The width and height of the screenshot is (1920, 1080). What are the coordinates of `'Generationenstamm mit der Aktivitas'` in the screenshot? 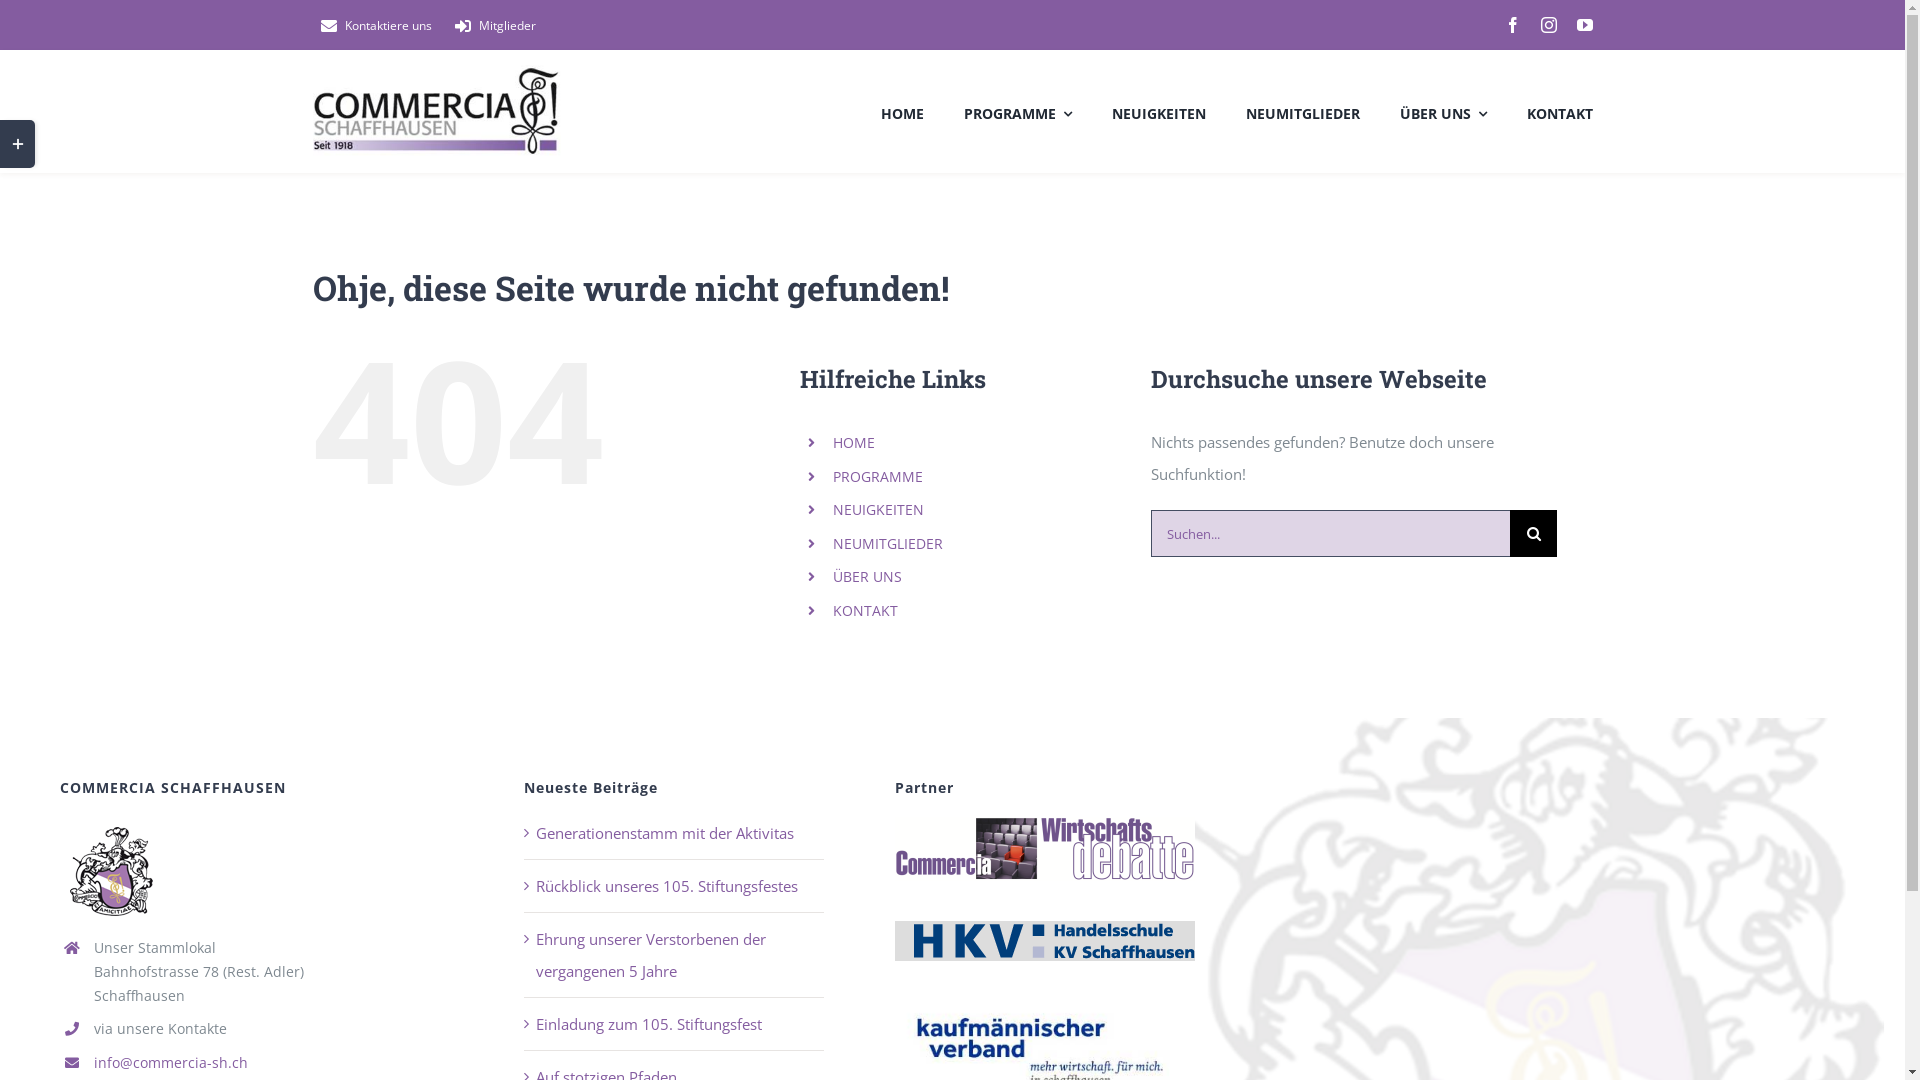 It's located at (665, 833).